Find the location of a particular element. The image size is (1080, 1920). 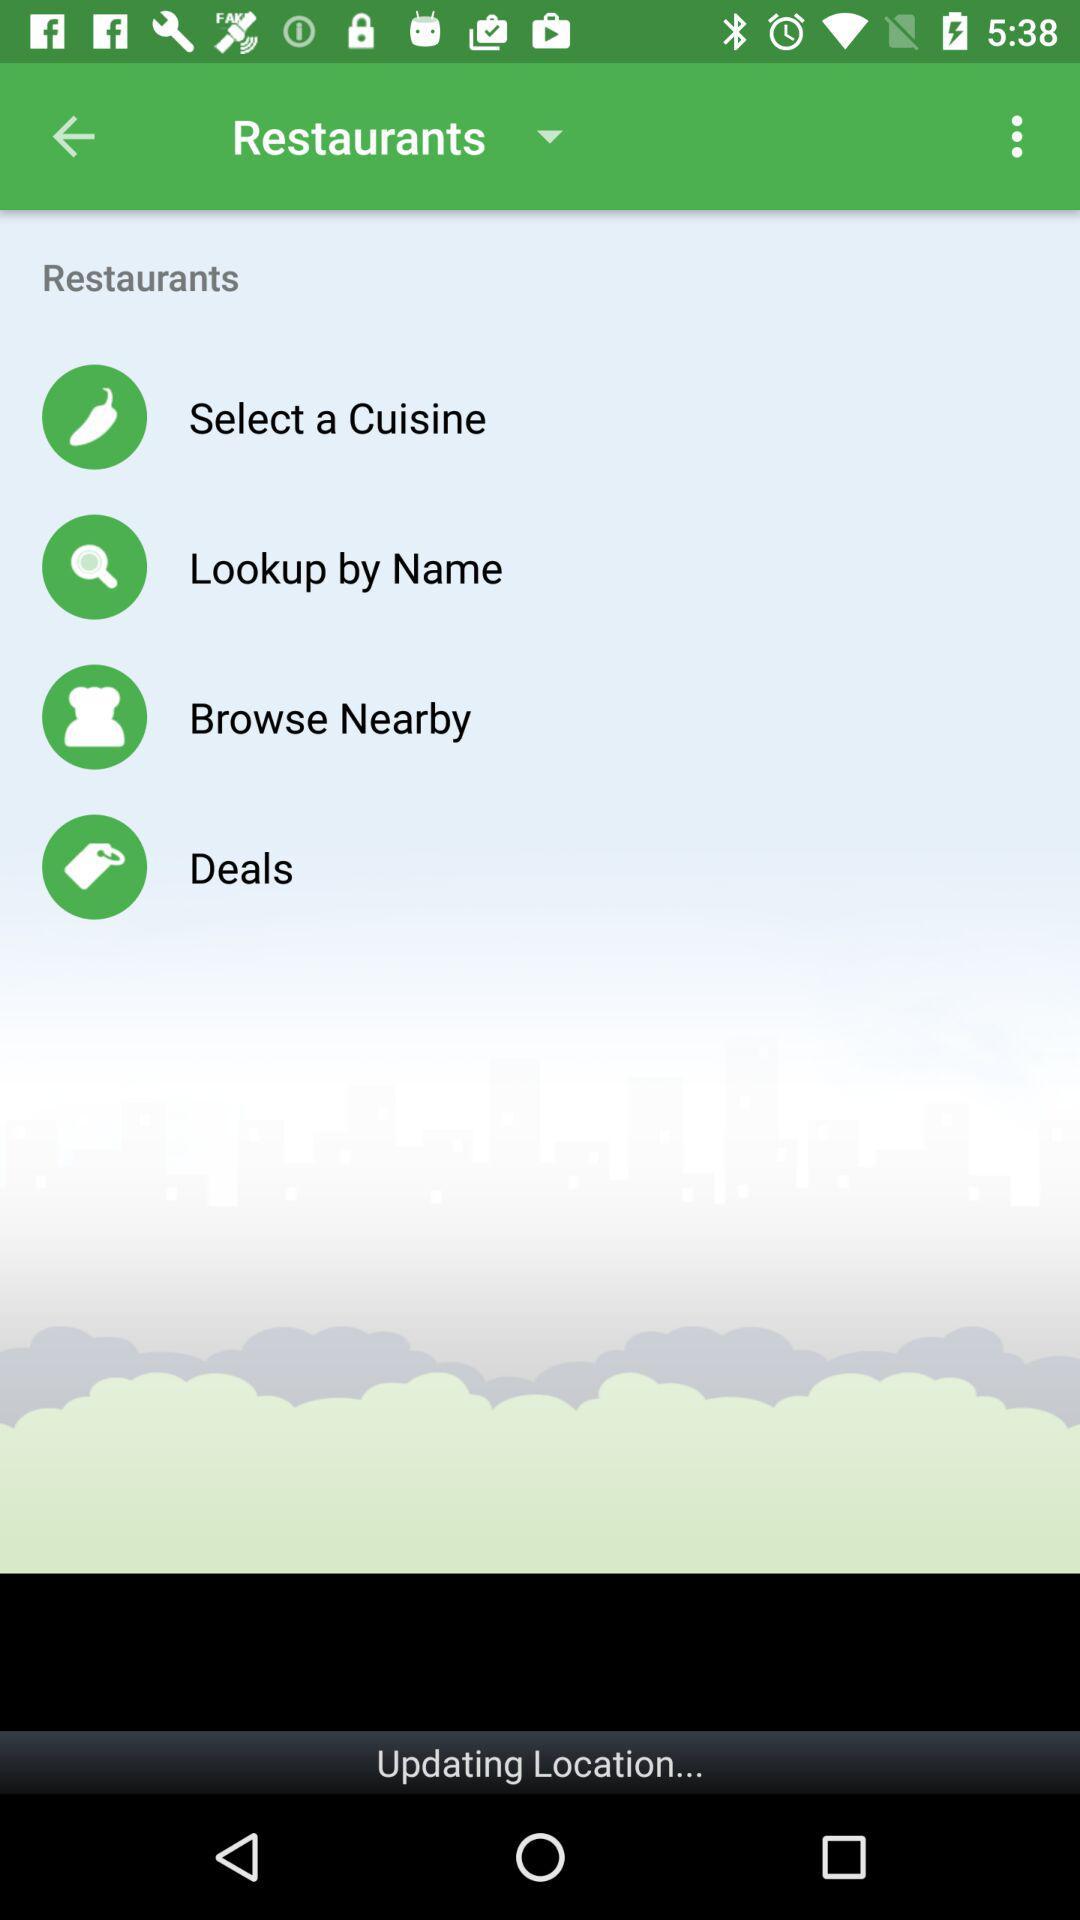

the icon below the select a cuisine icon is located at coordinates (345, 565).